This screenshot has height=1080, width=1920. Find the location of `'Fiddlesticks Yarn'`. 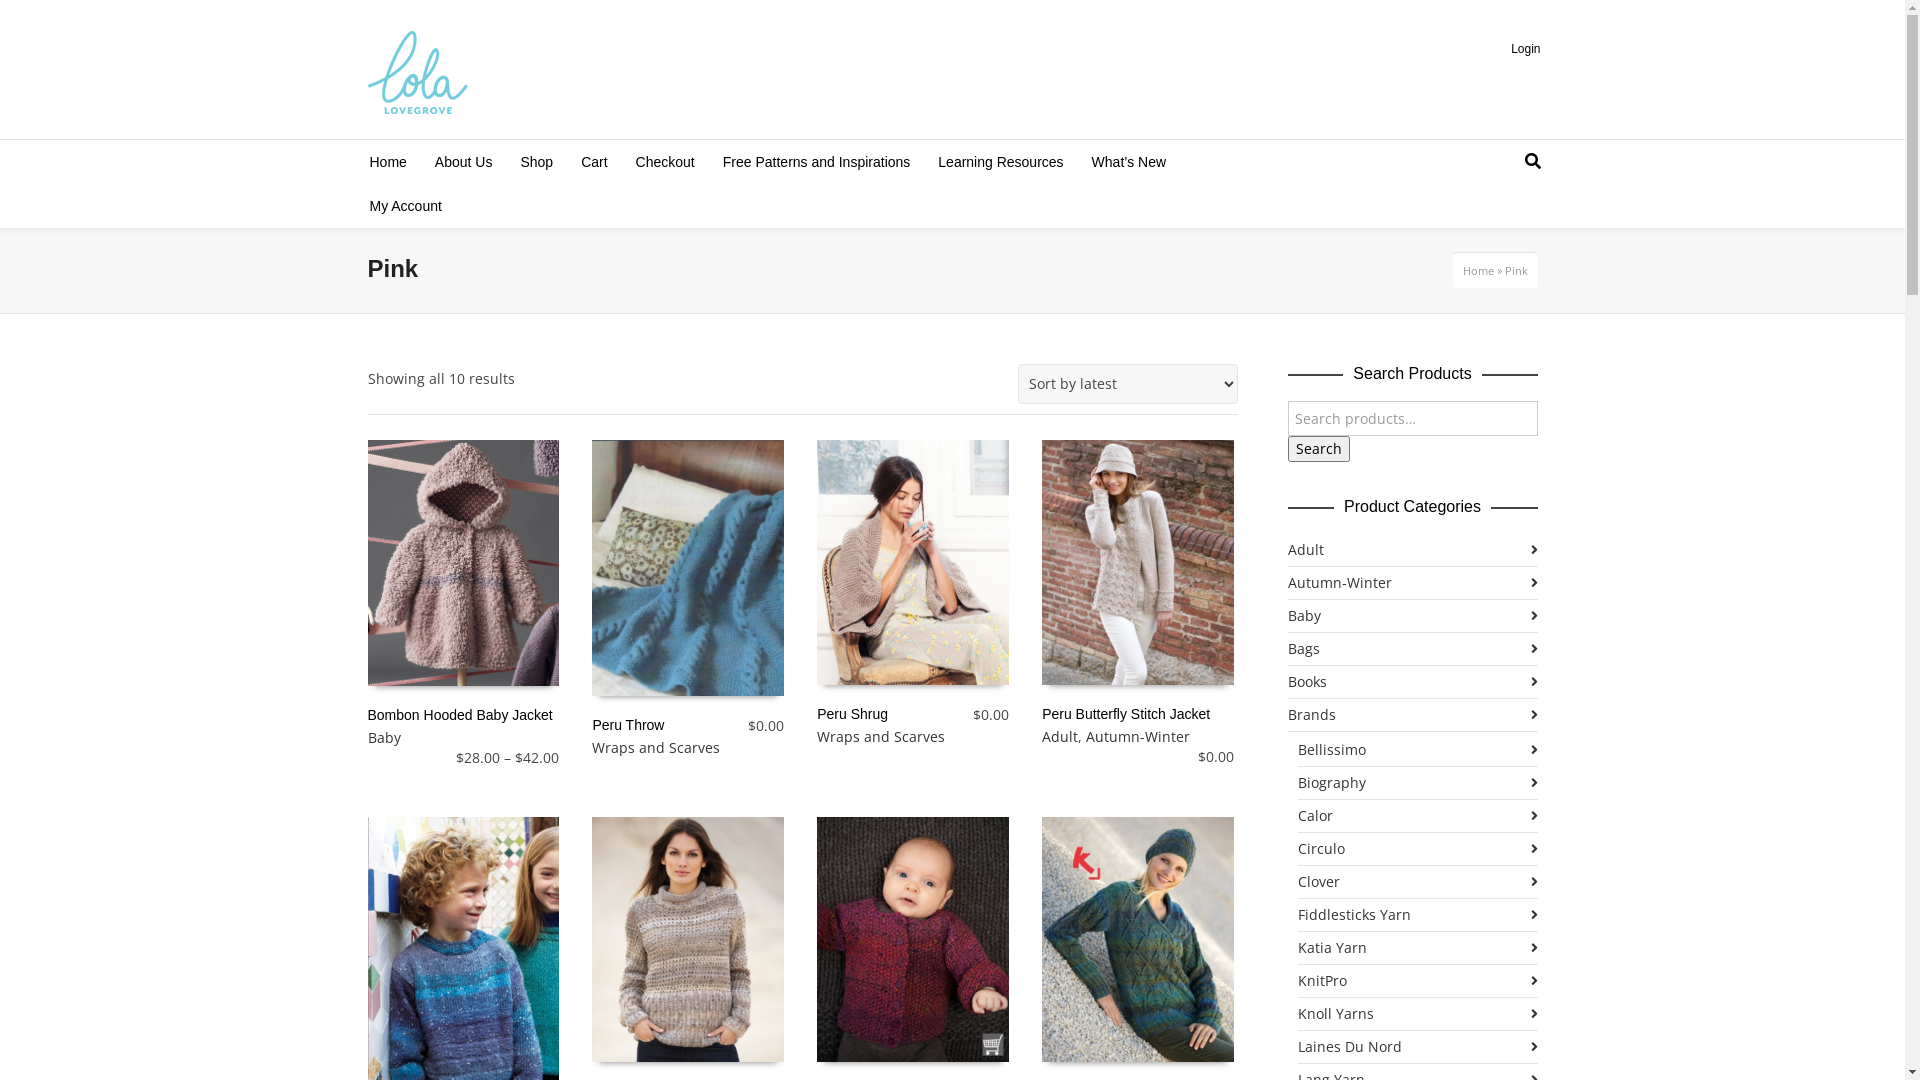

'Fiddlesticks Yarn' is located at coordinates (1416, 914).